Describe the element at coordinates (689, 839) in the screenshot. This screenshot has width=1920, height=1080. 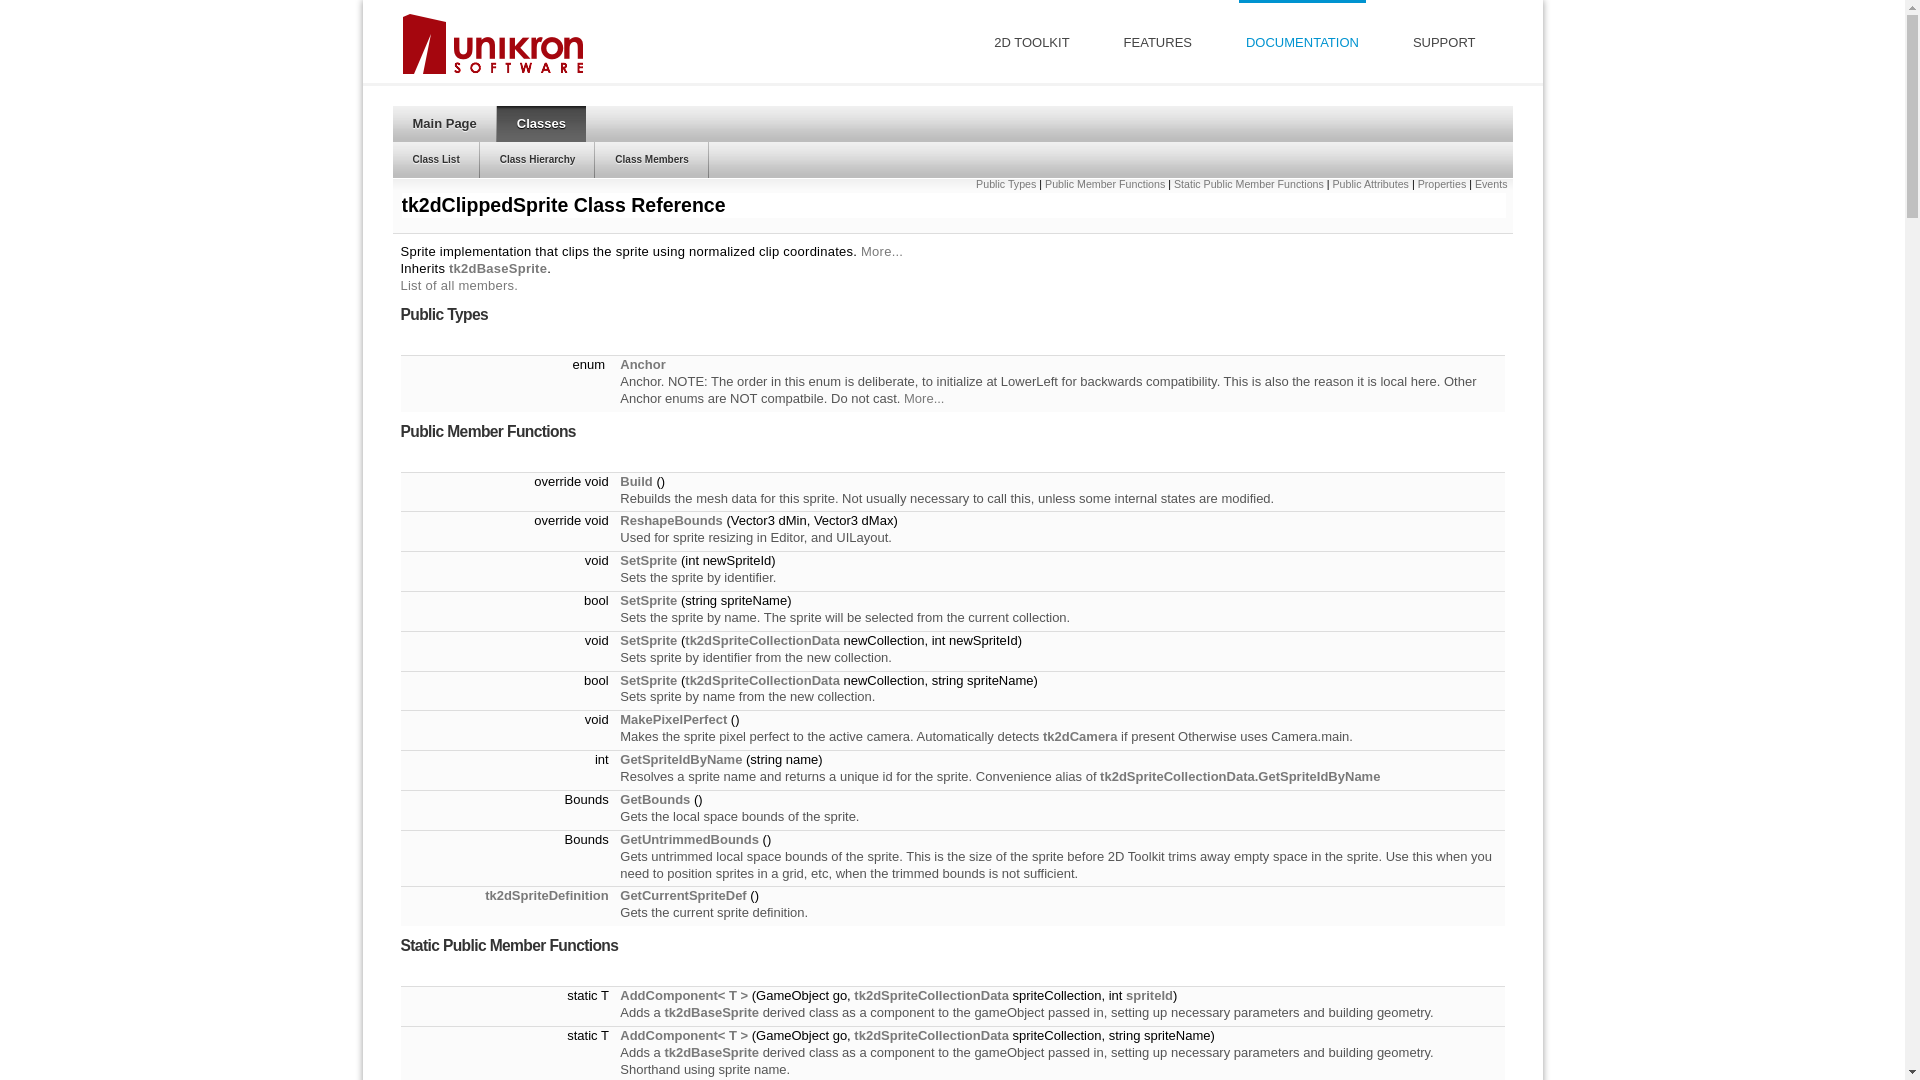
I see `'GetUntrimmedBounds'` at that location.